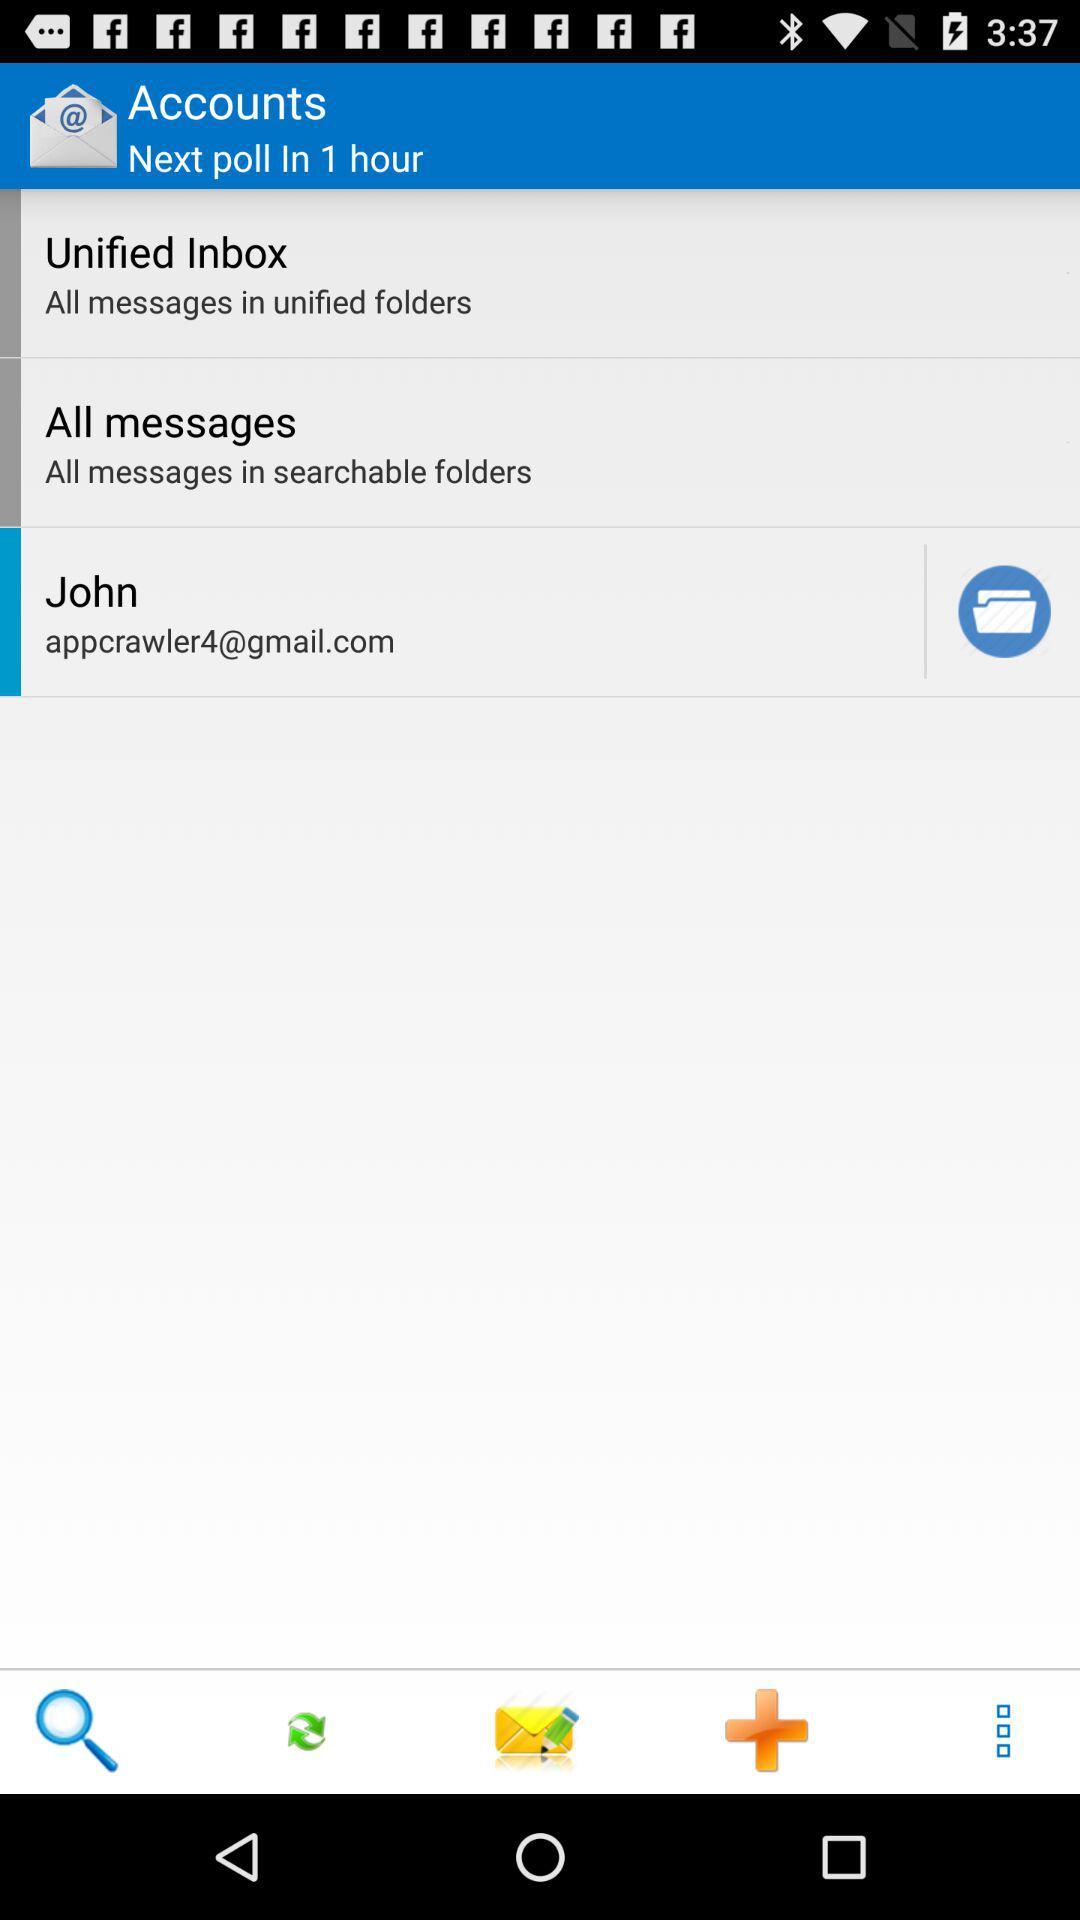 The height and width of the screenshot is (1920, 1080). I want to click on the unified inbox, so click(550, 250).